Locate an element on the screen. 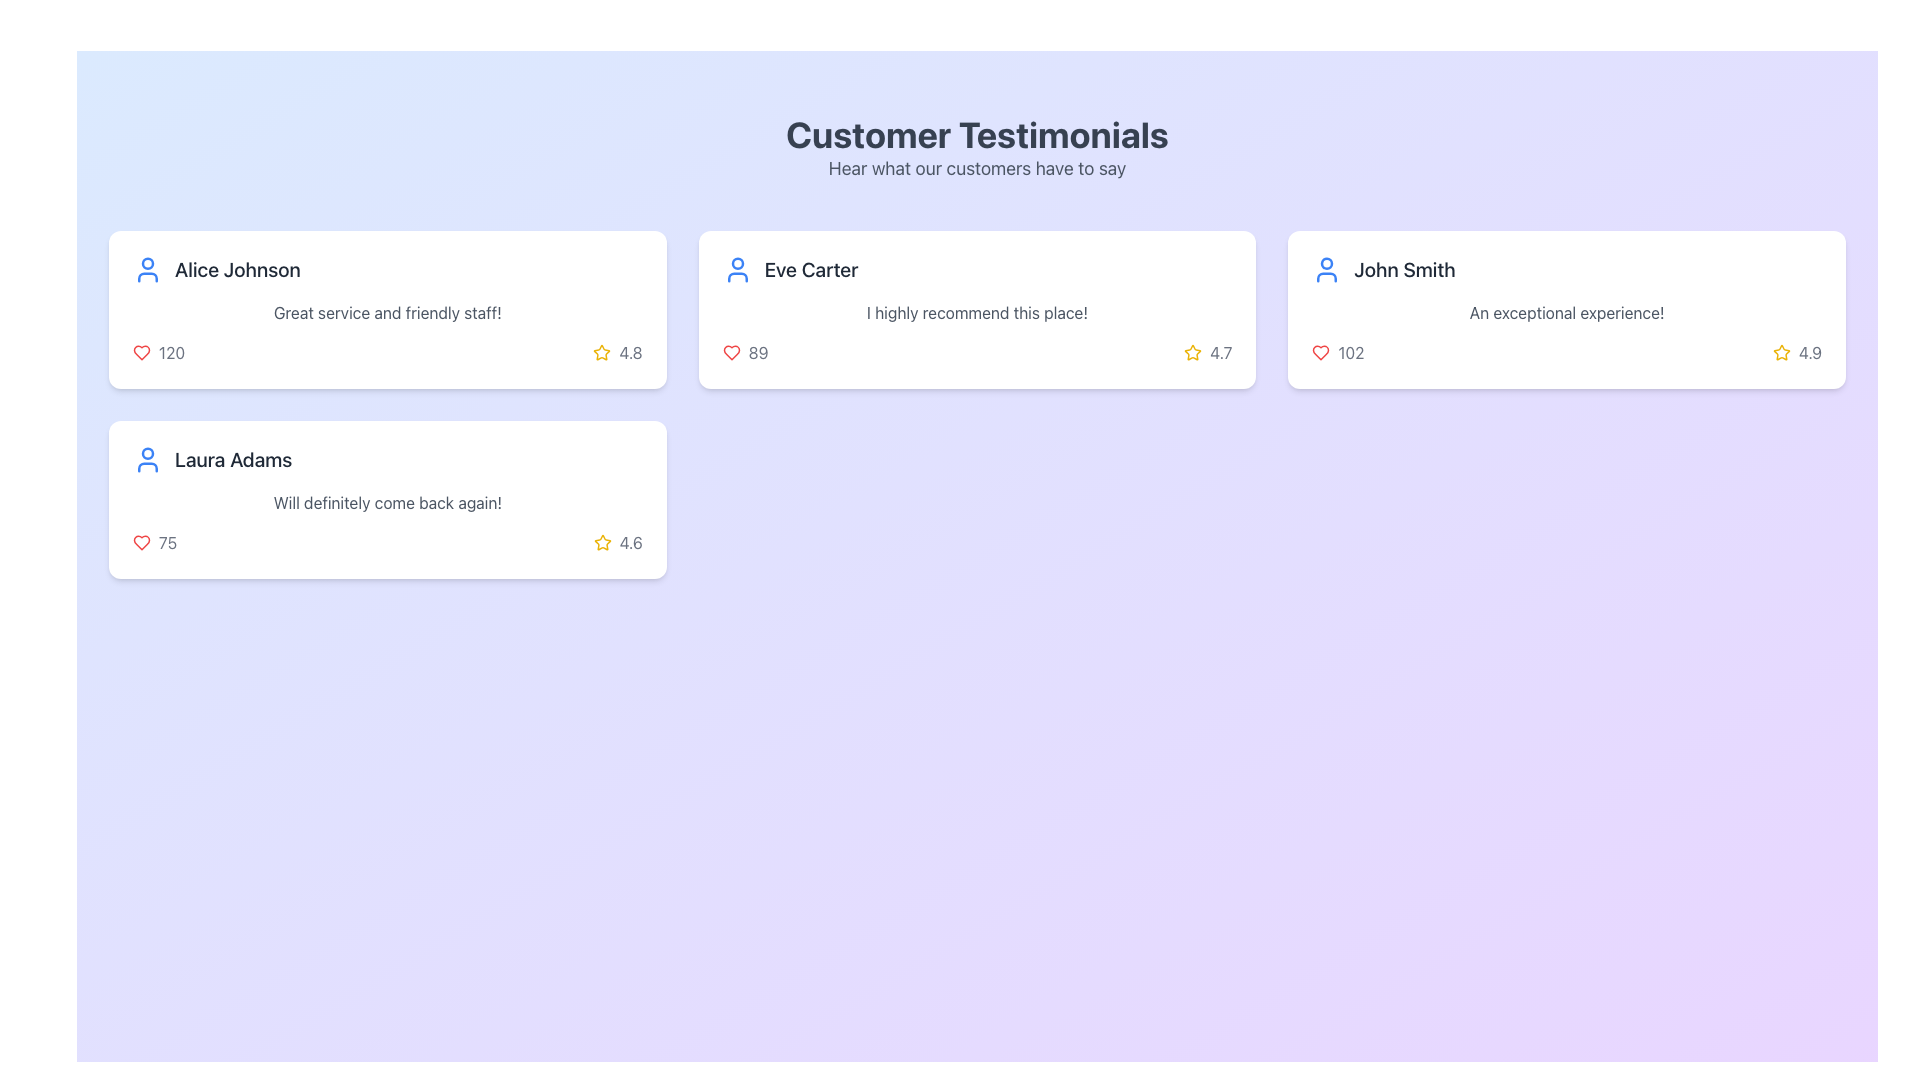 This screenshot has width=1920, height=1080. the numeric value element displaying the count next to the red heart icon under the title 'Alice Johnson' is located at coordinates (172, 352).